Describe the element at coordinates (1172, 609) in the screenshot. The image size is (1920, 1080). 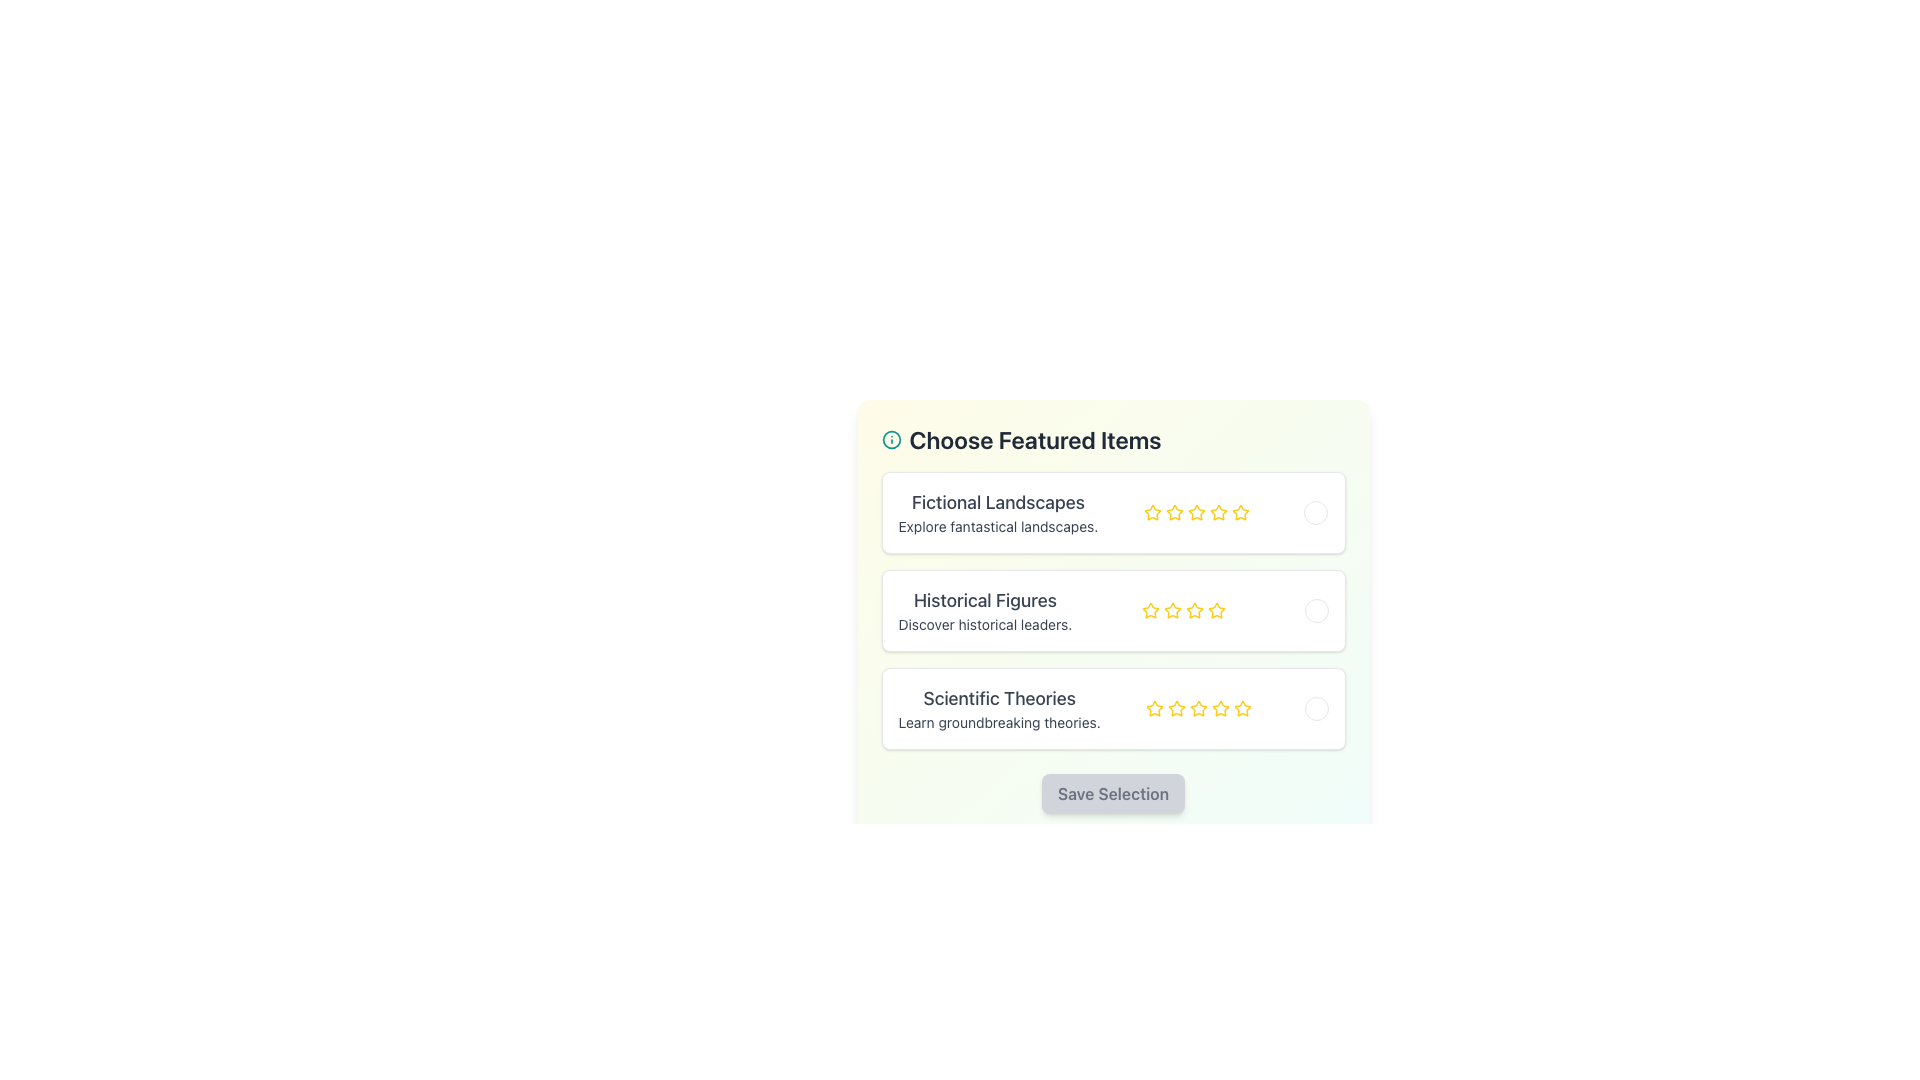
I see `the second rating star in the 'Historical Figures' row` at that location.